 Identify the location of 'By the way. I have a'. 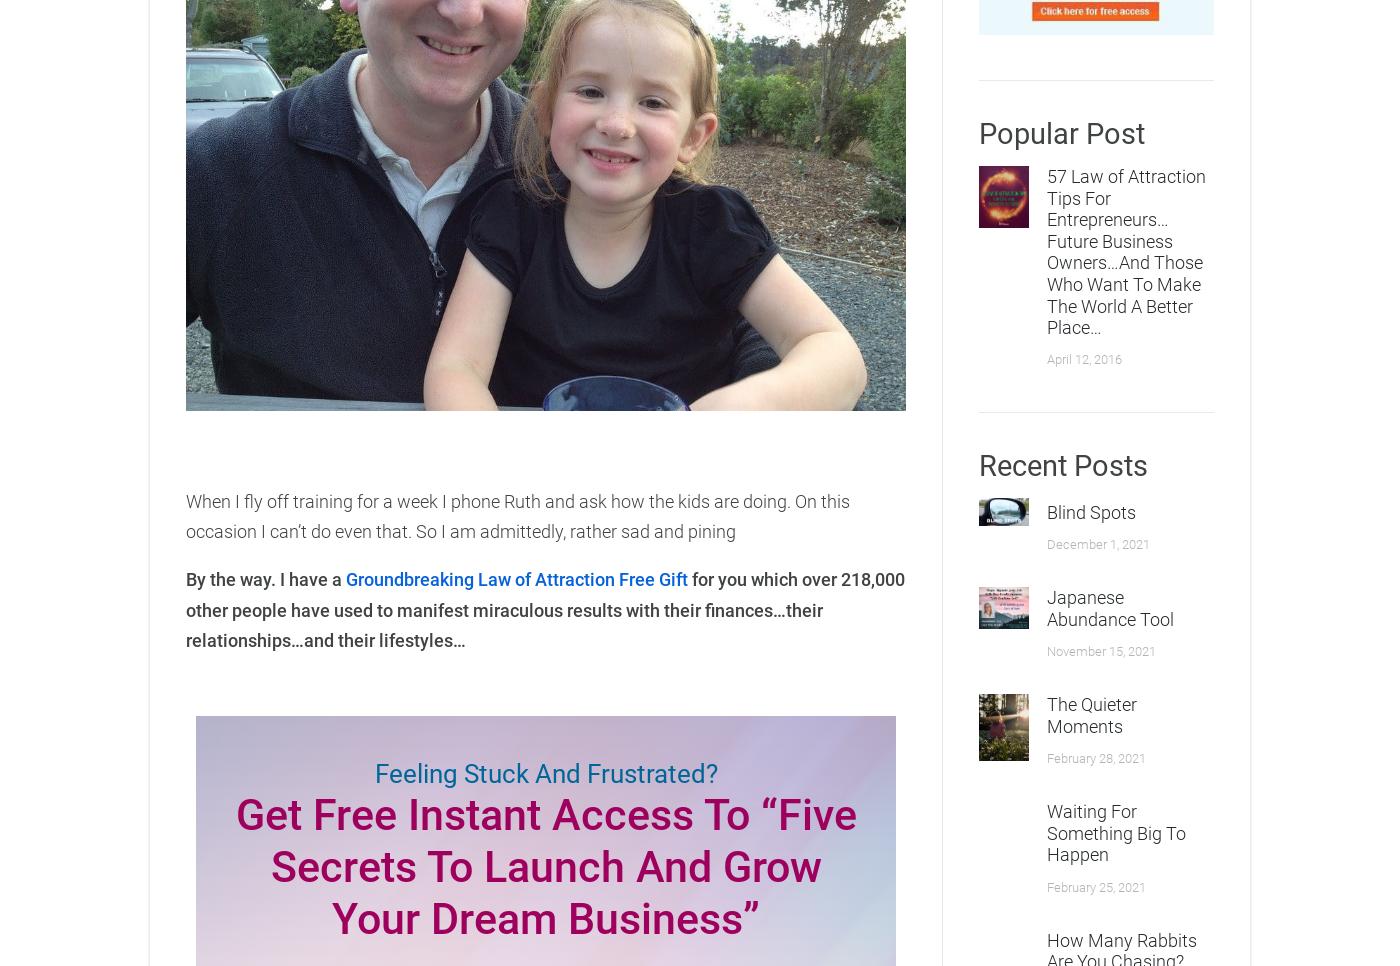
(266, 578).